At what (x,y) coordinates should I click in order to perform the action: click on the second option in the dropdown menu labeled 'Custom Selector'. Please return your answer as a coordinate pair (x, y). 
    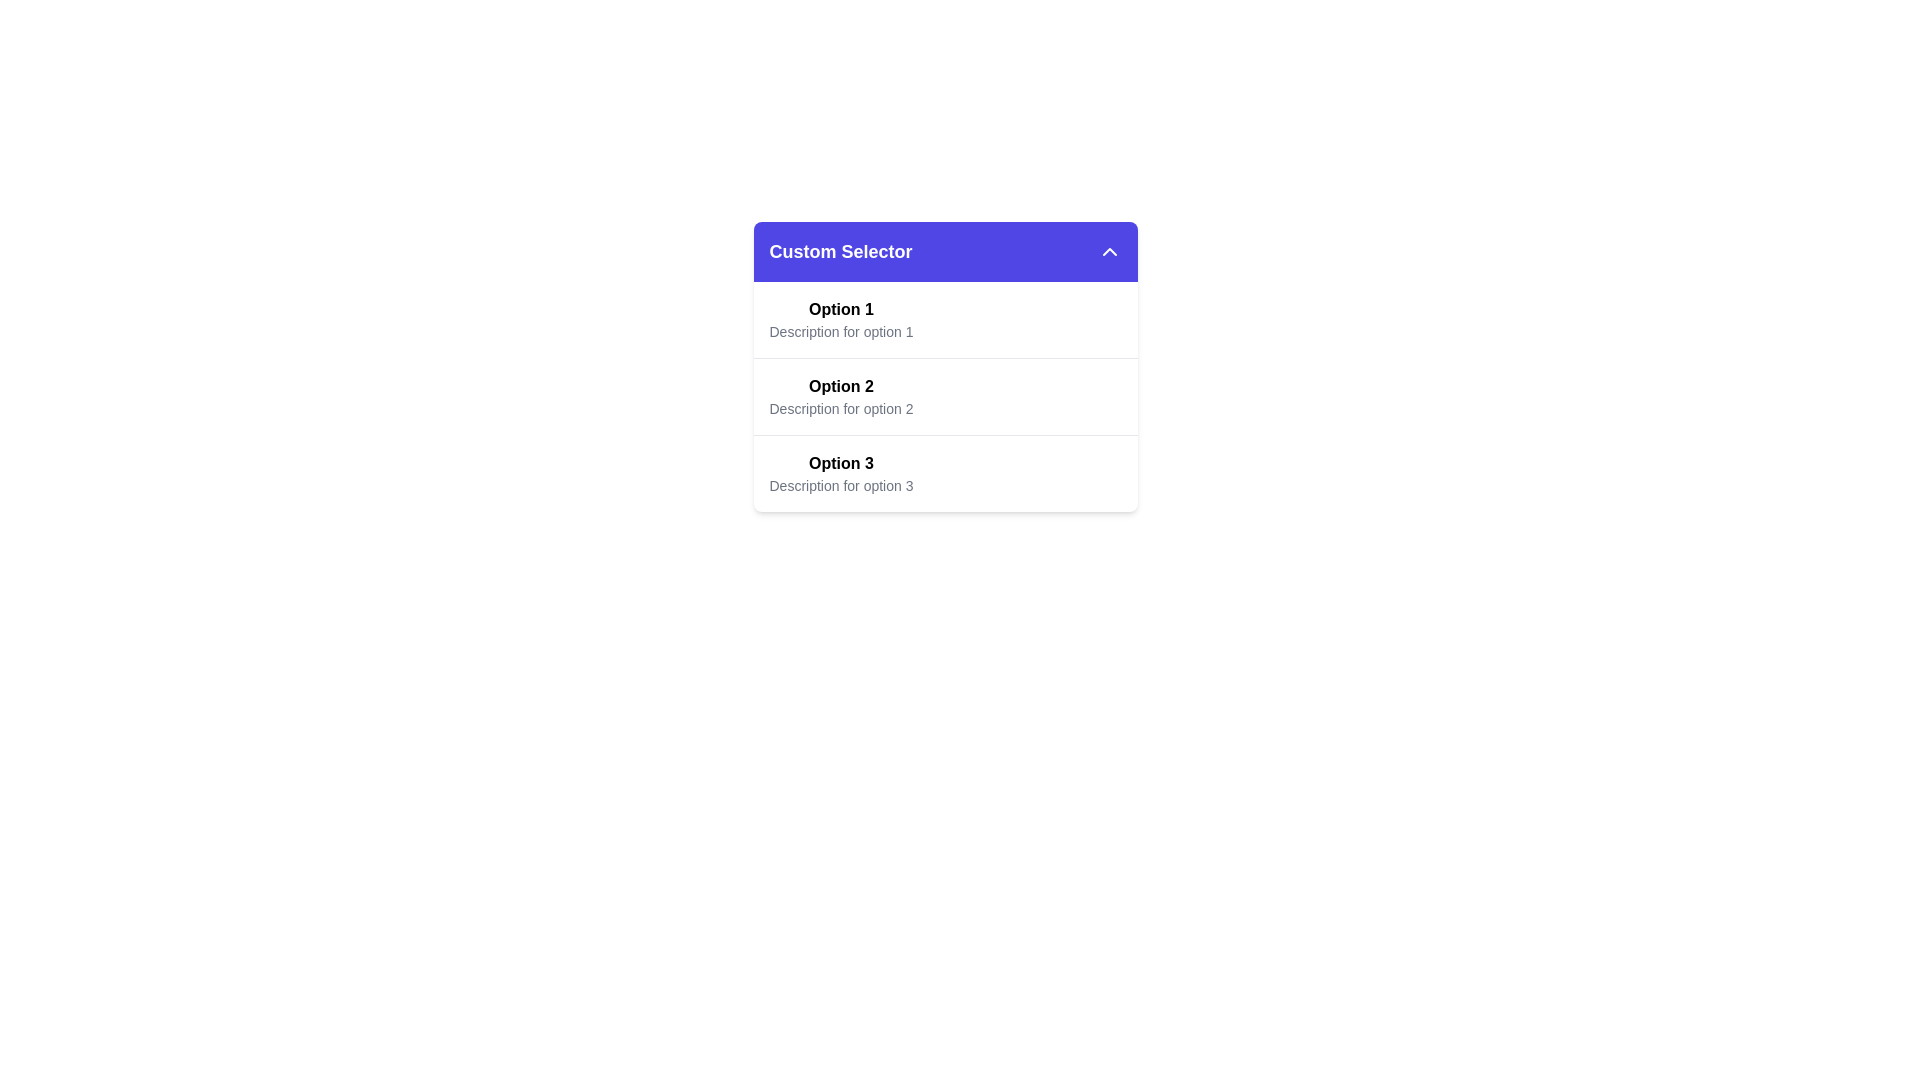
    Looking at the image, I should click on (944, 366).